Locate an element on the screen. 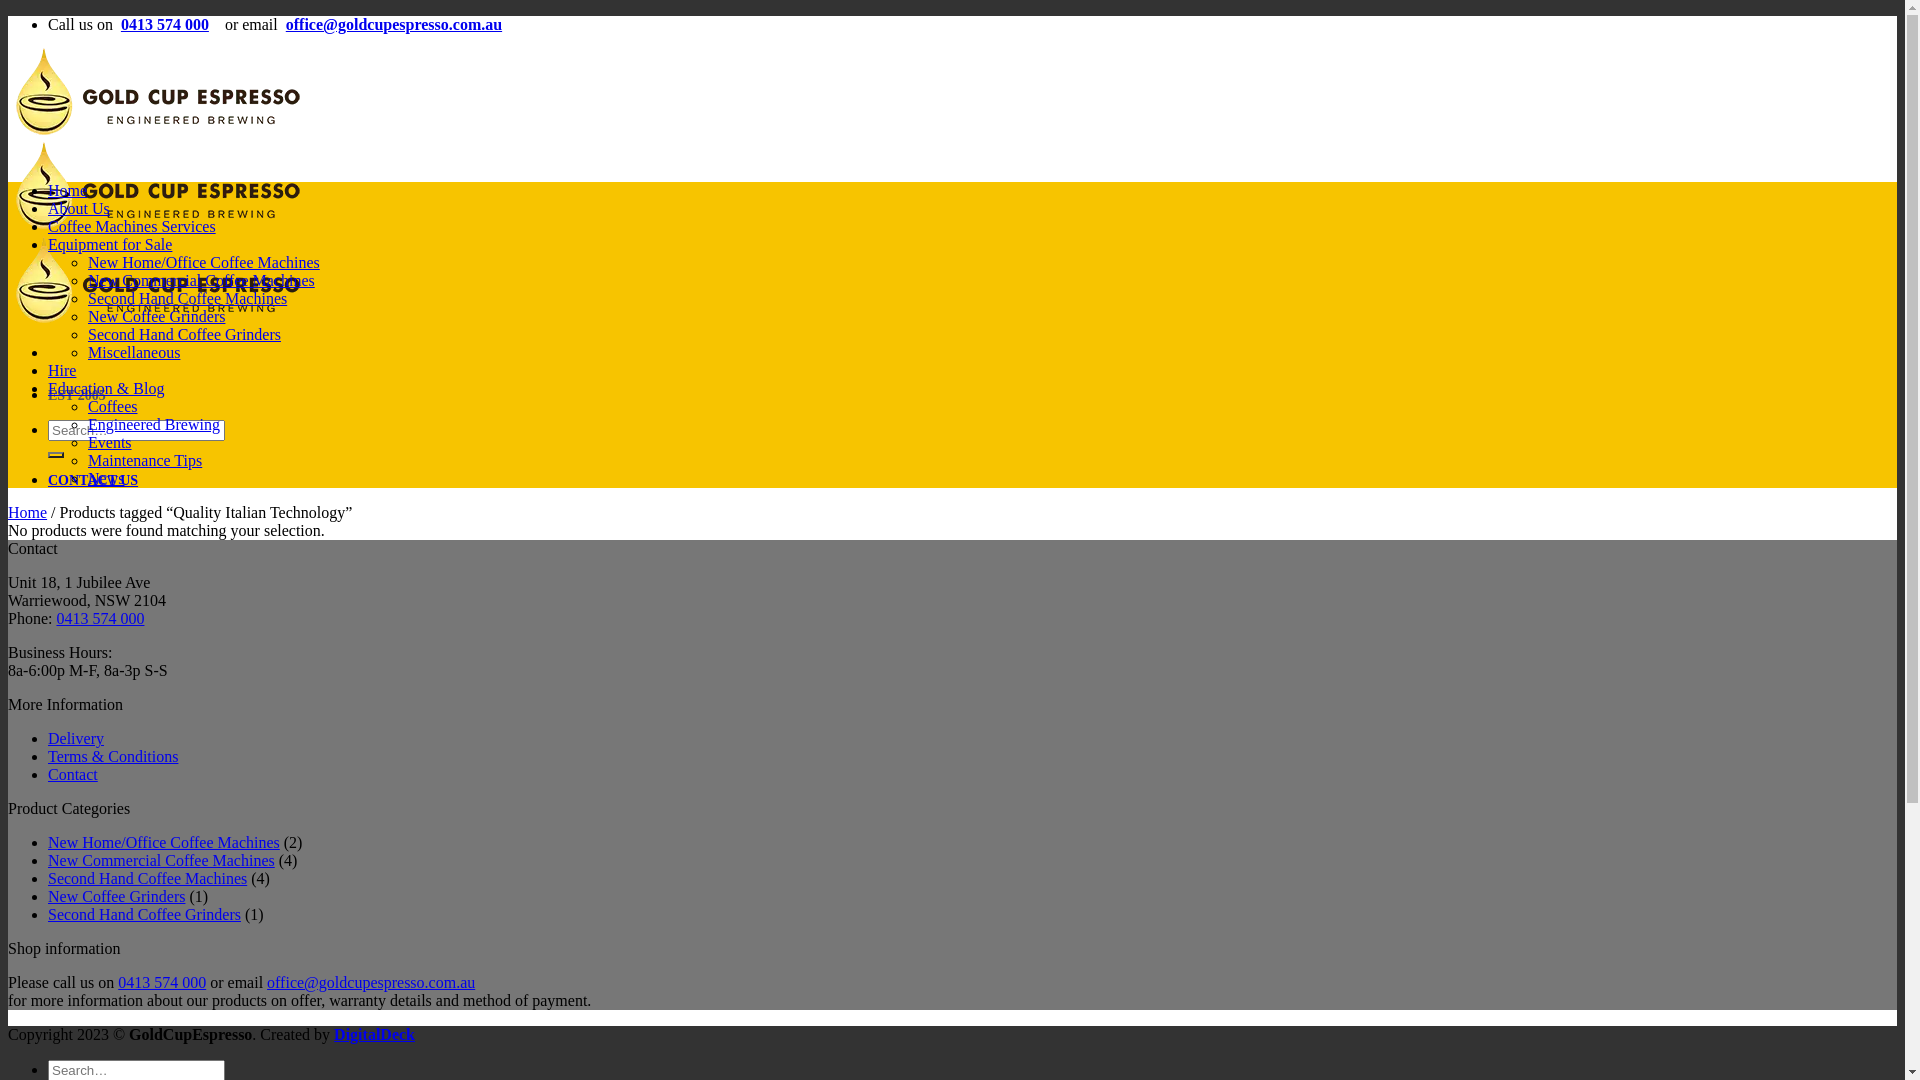 The width and height of the screenshot is (1920, 1080). 'Skip to content' is located at coordinates (7, 15).